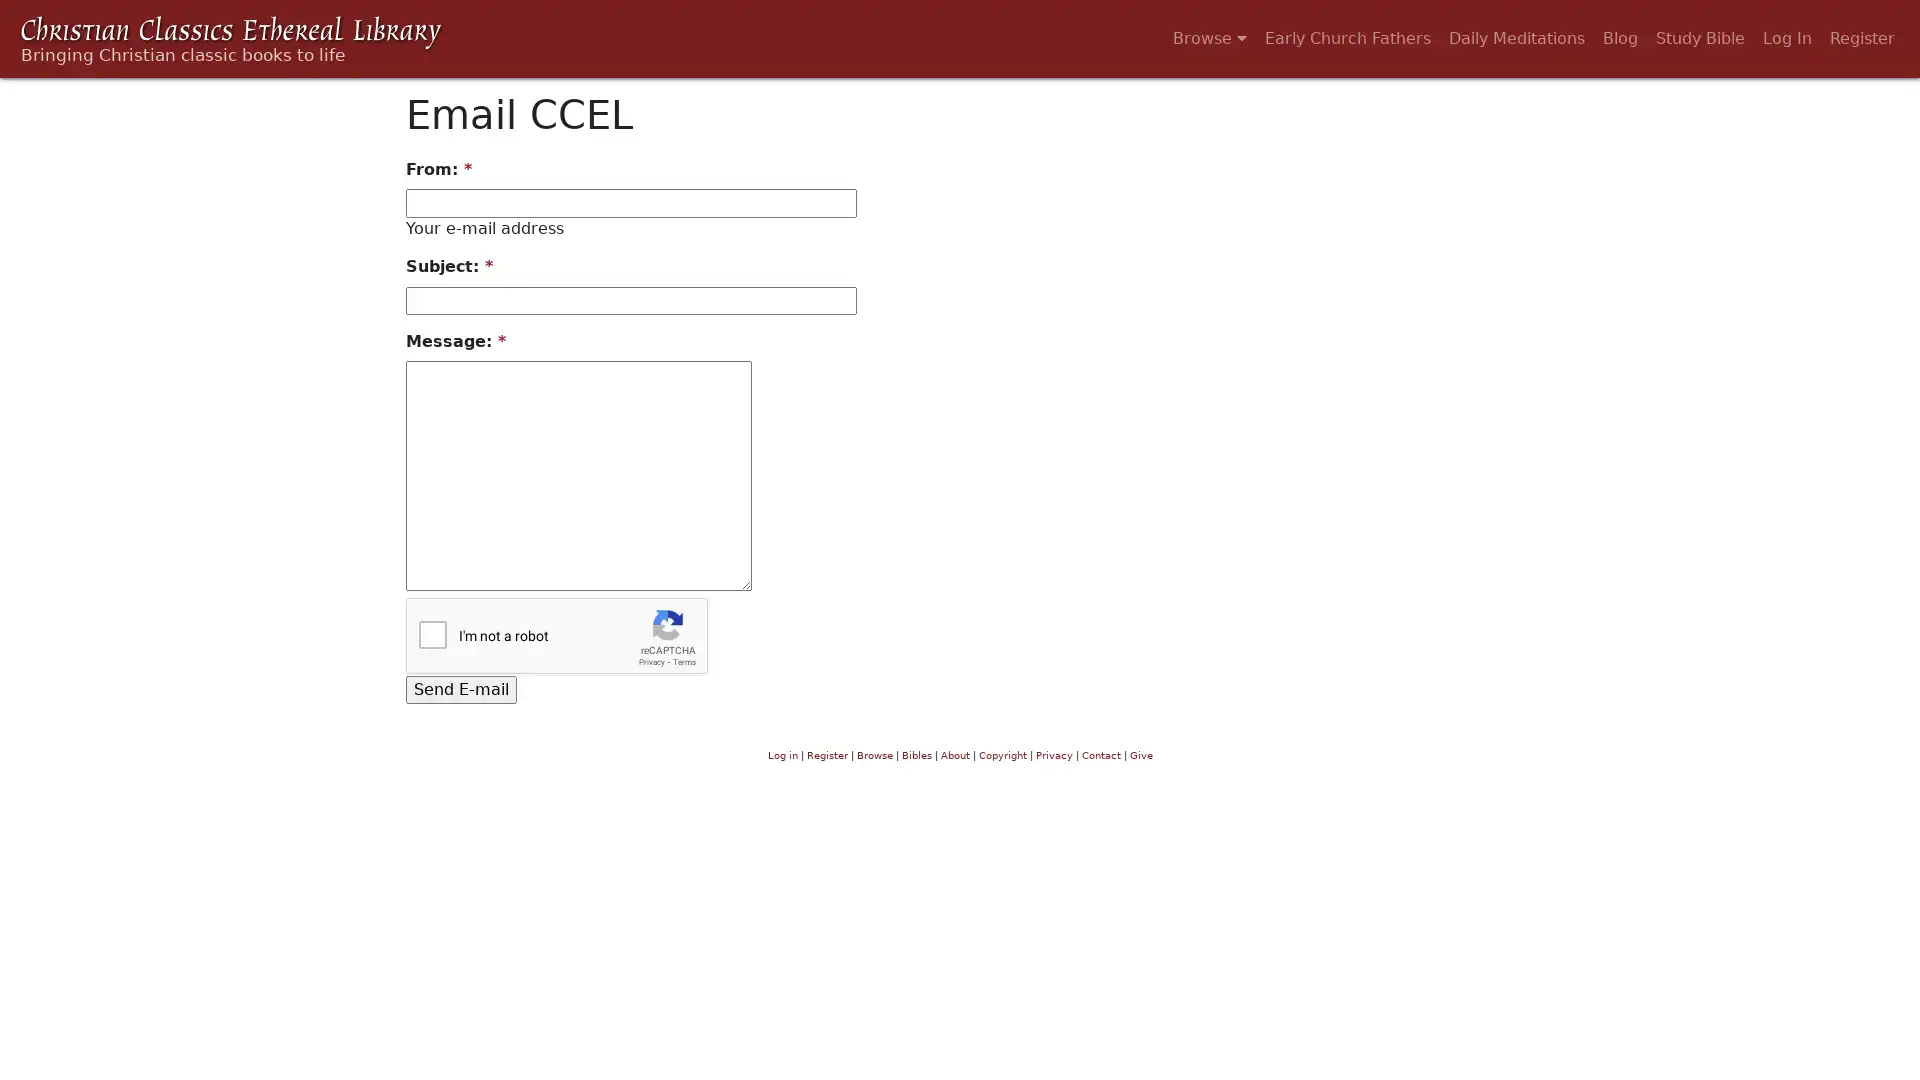  I want to click on Register, so click(1861, 38).